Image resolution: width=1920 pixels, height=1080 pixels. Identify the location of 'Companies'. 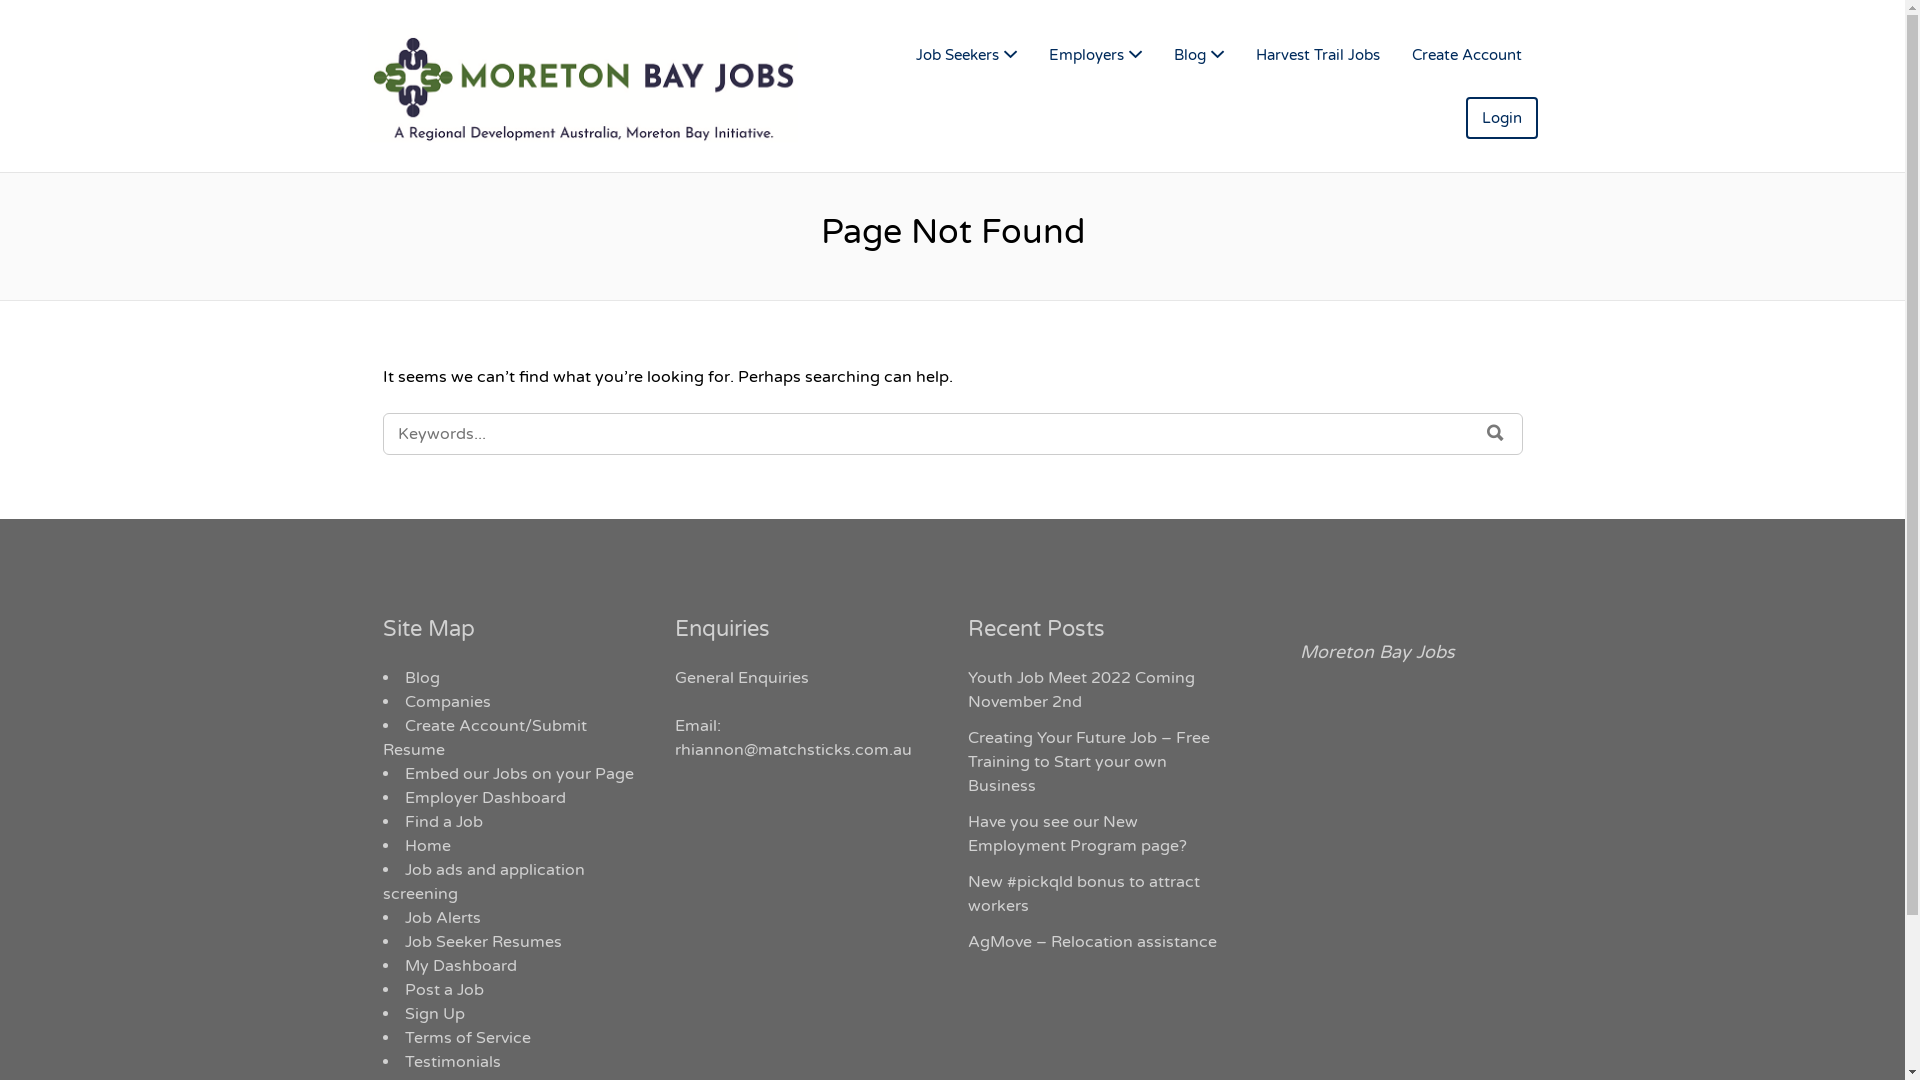
(445, 701).